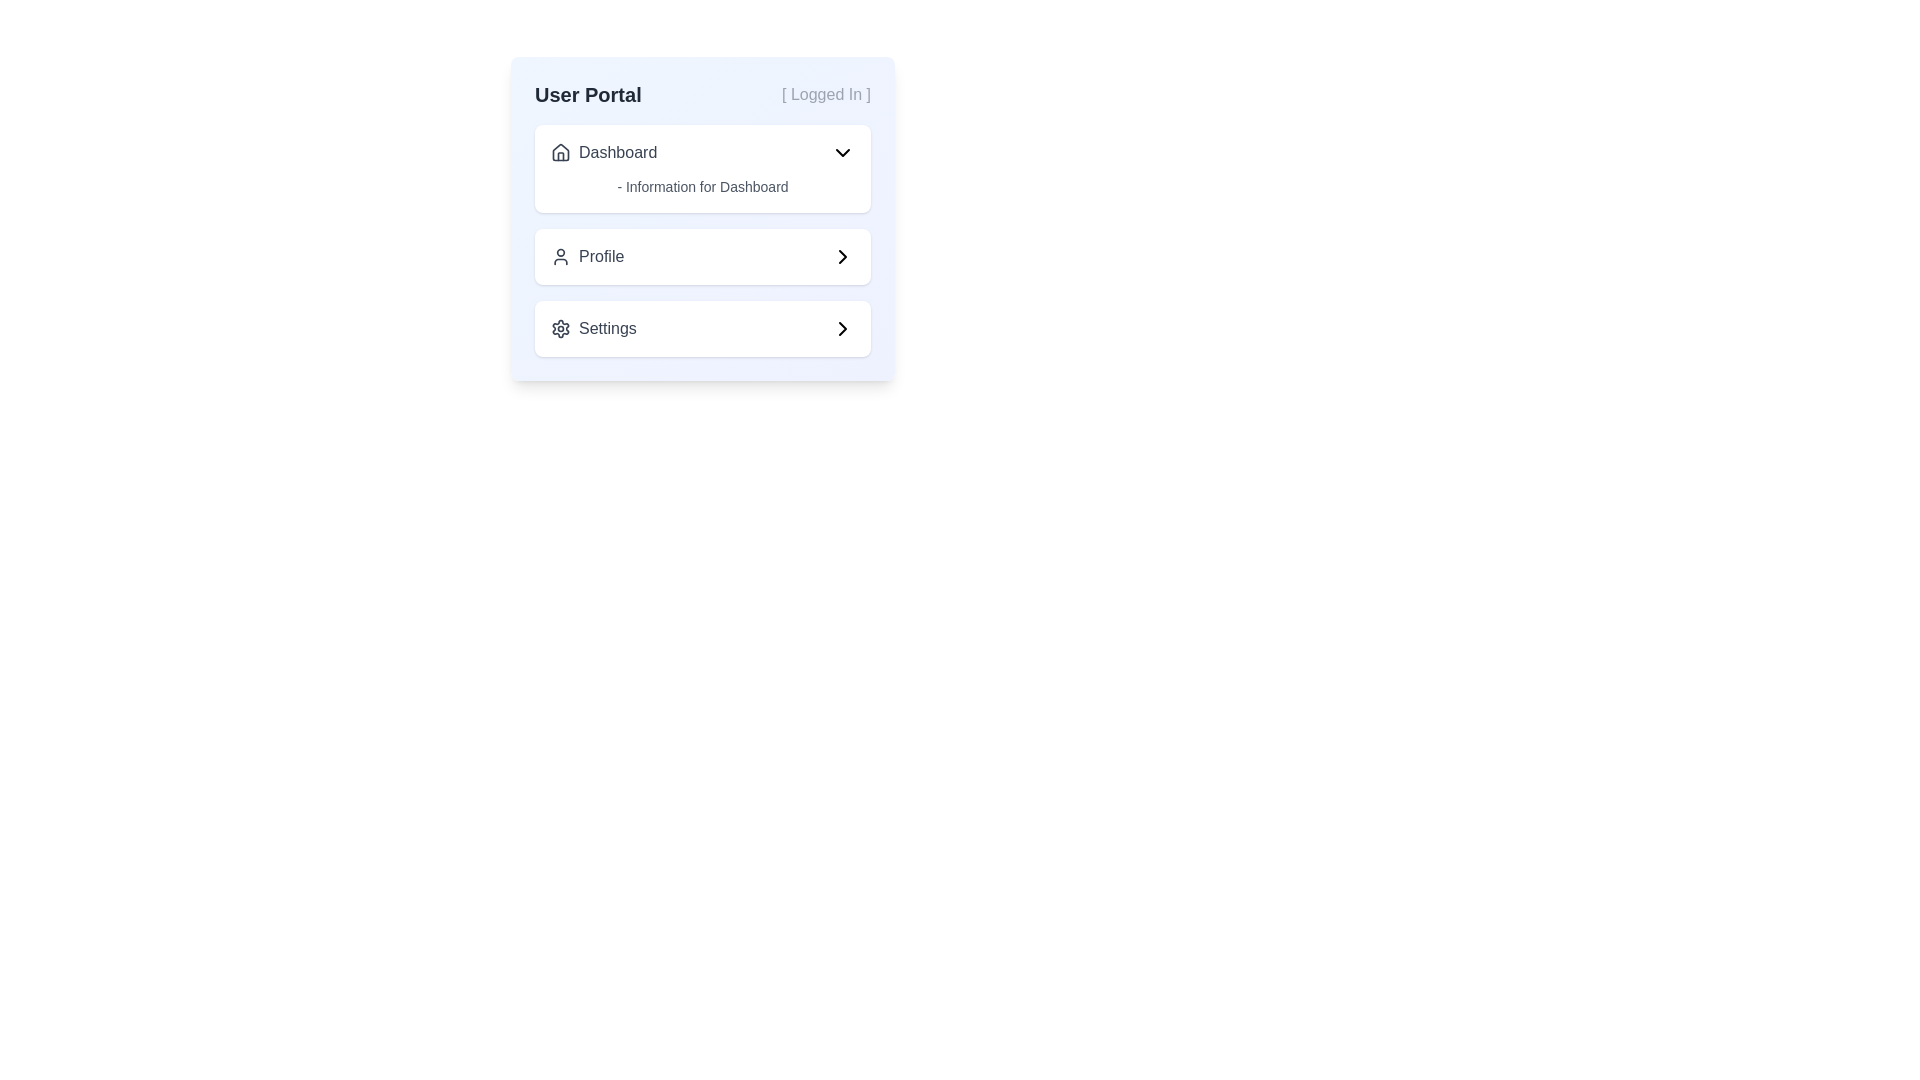 This screenshot has width=1920, height=1080. I want to click on the non-interactive text label providing additional information related to the 'Dashboard' section, located directly below the 'Dashboard' label, so click(702, 186).